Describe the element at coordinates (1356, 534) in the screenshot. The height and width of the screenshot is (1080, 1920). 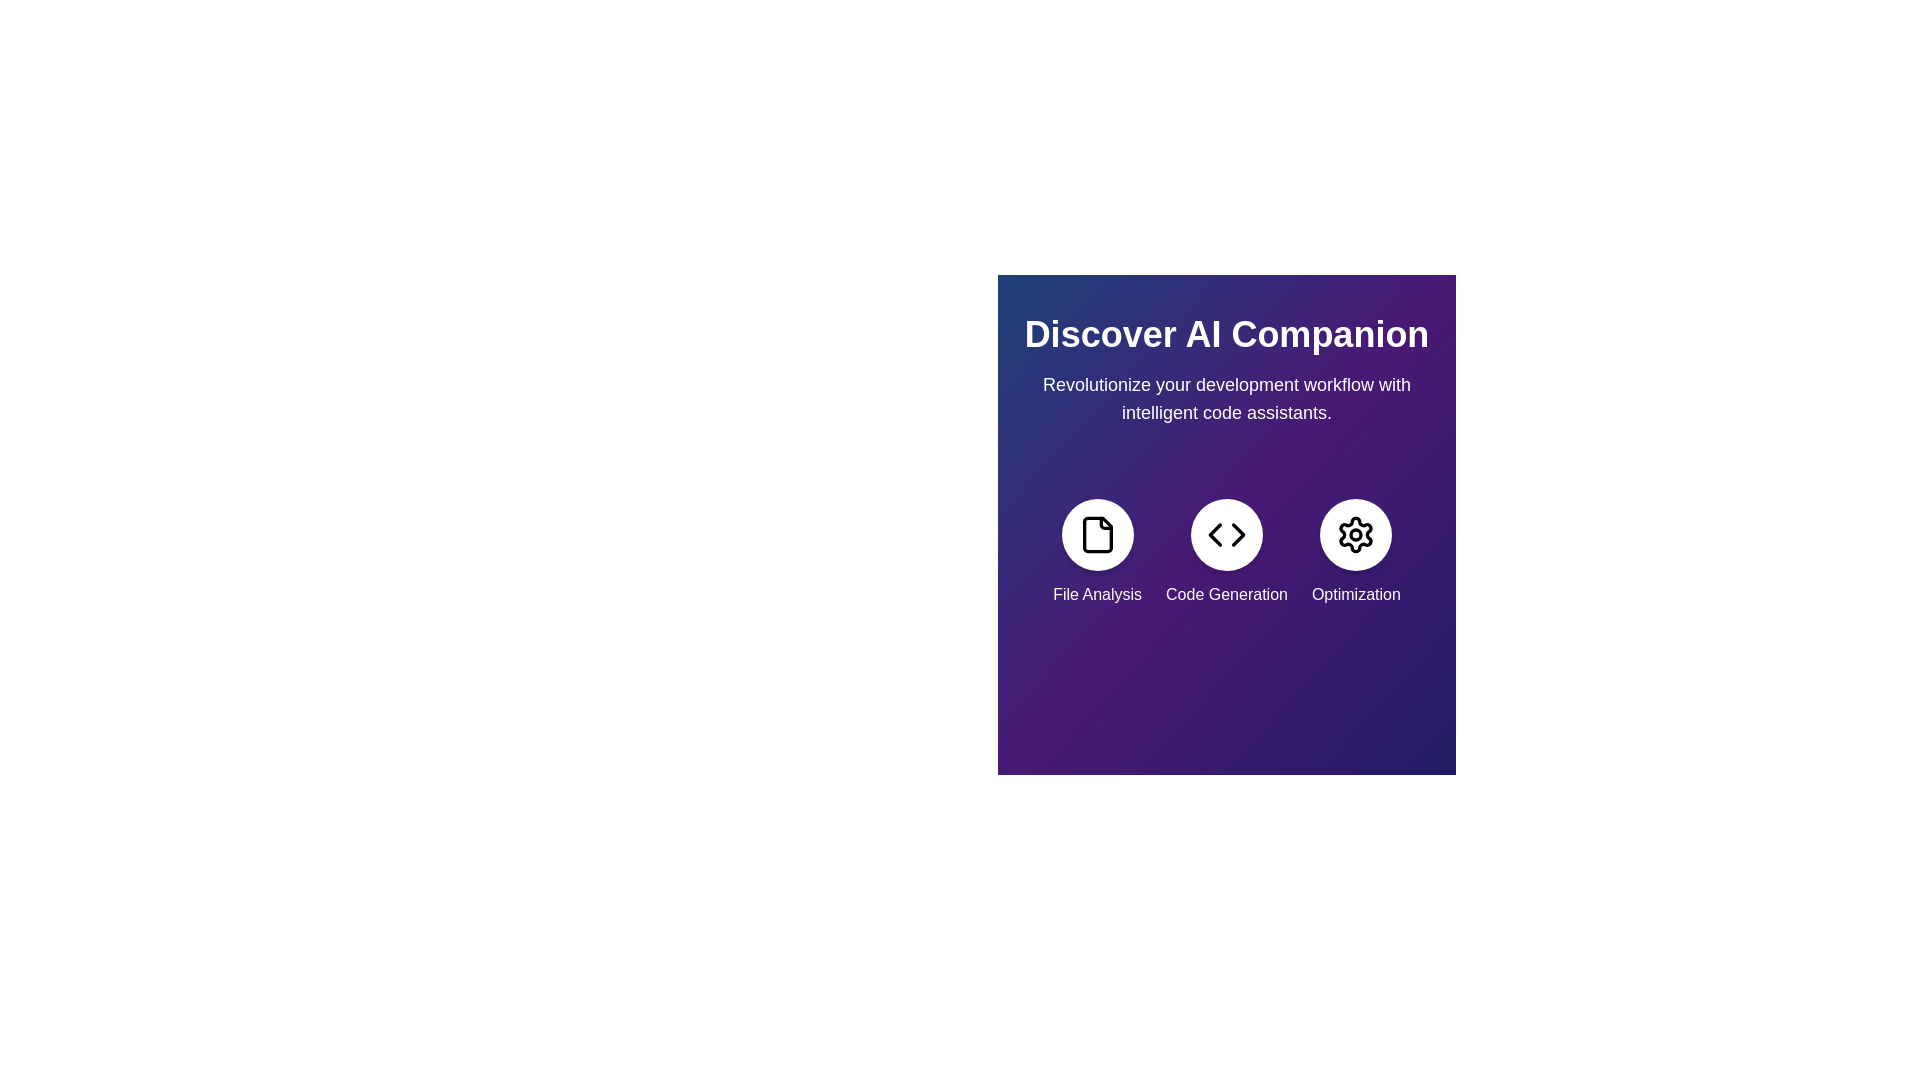
I see `the 'Optimization' button, which is the third button in a row under the 'Discover AI Companion' header, featuring a gear icon` at that location.